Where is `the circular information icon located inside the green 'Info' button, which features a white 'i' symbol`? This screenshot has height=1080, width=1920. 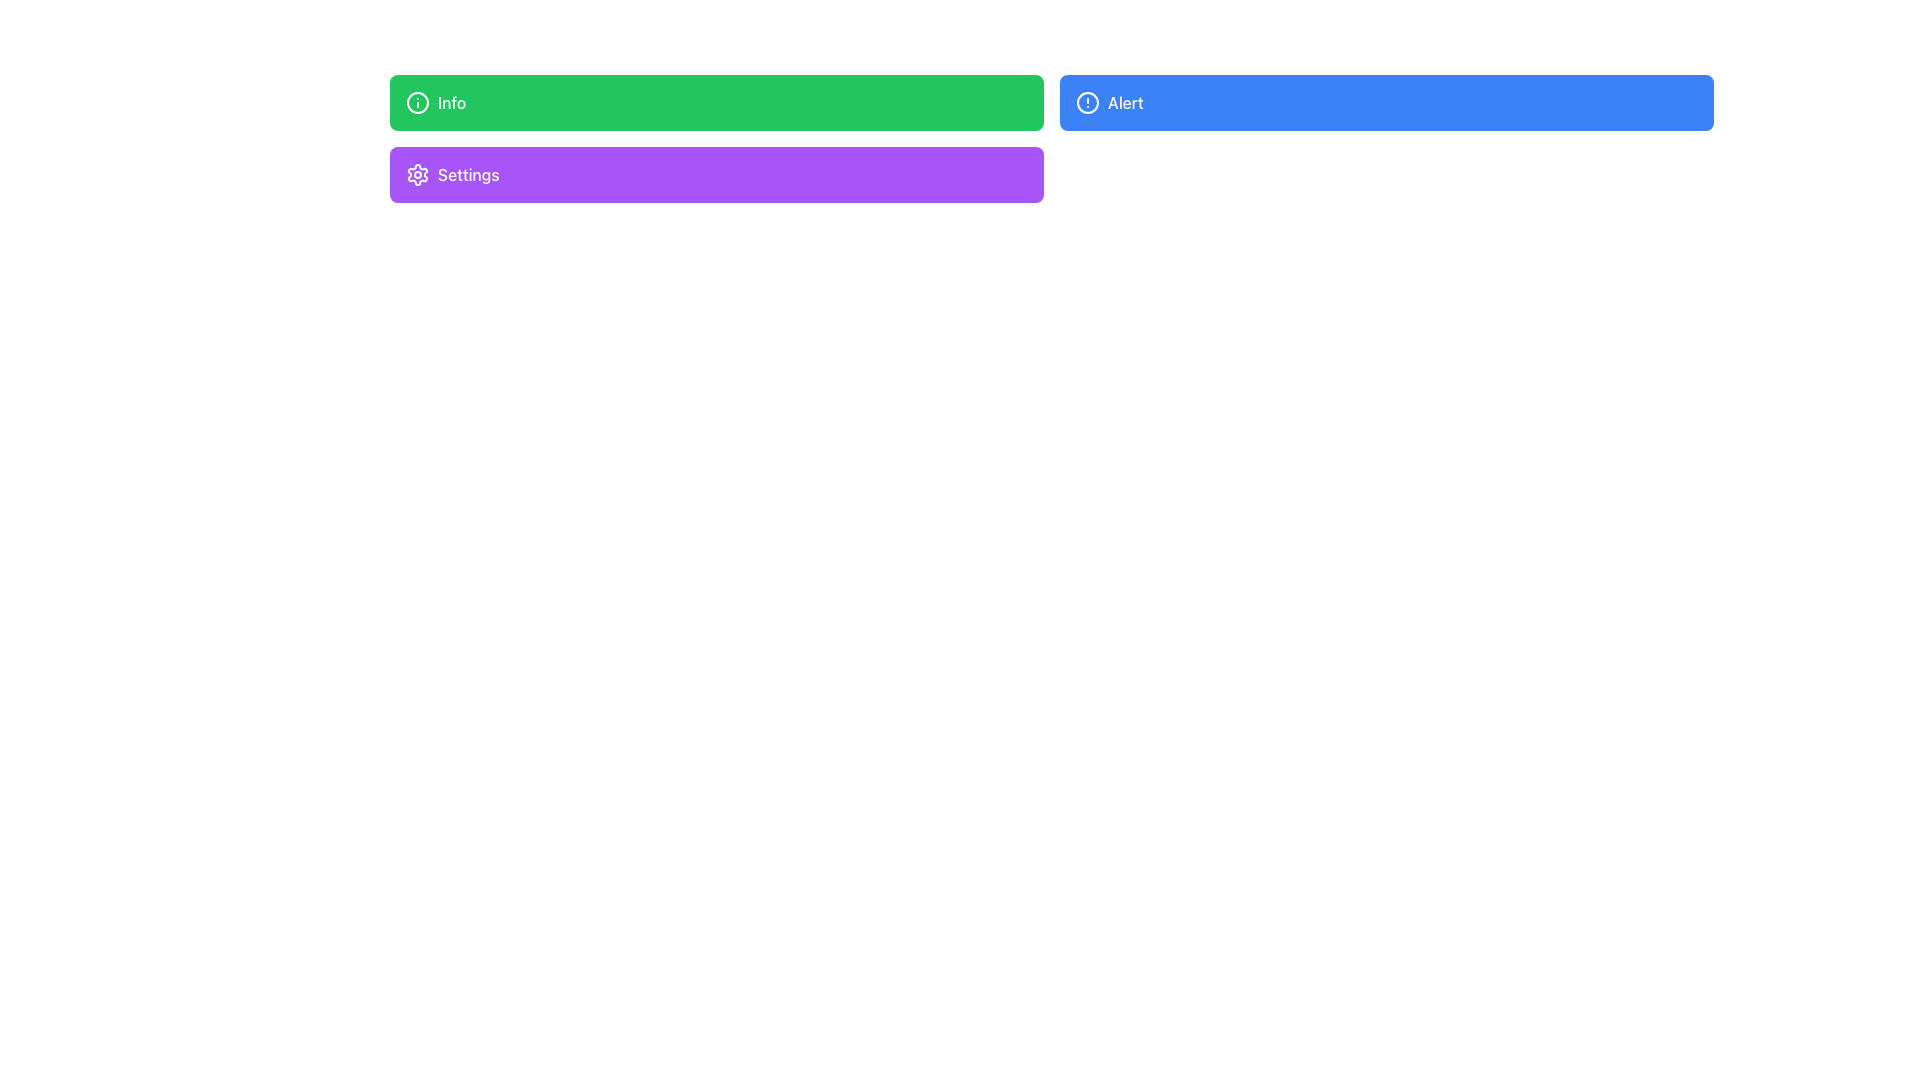
the circular information icon located inside the green 'Info' button, which features a white 'i' symbol is located at coordinates (416, 103).